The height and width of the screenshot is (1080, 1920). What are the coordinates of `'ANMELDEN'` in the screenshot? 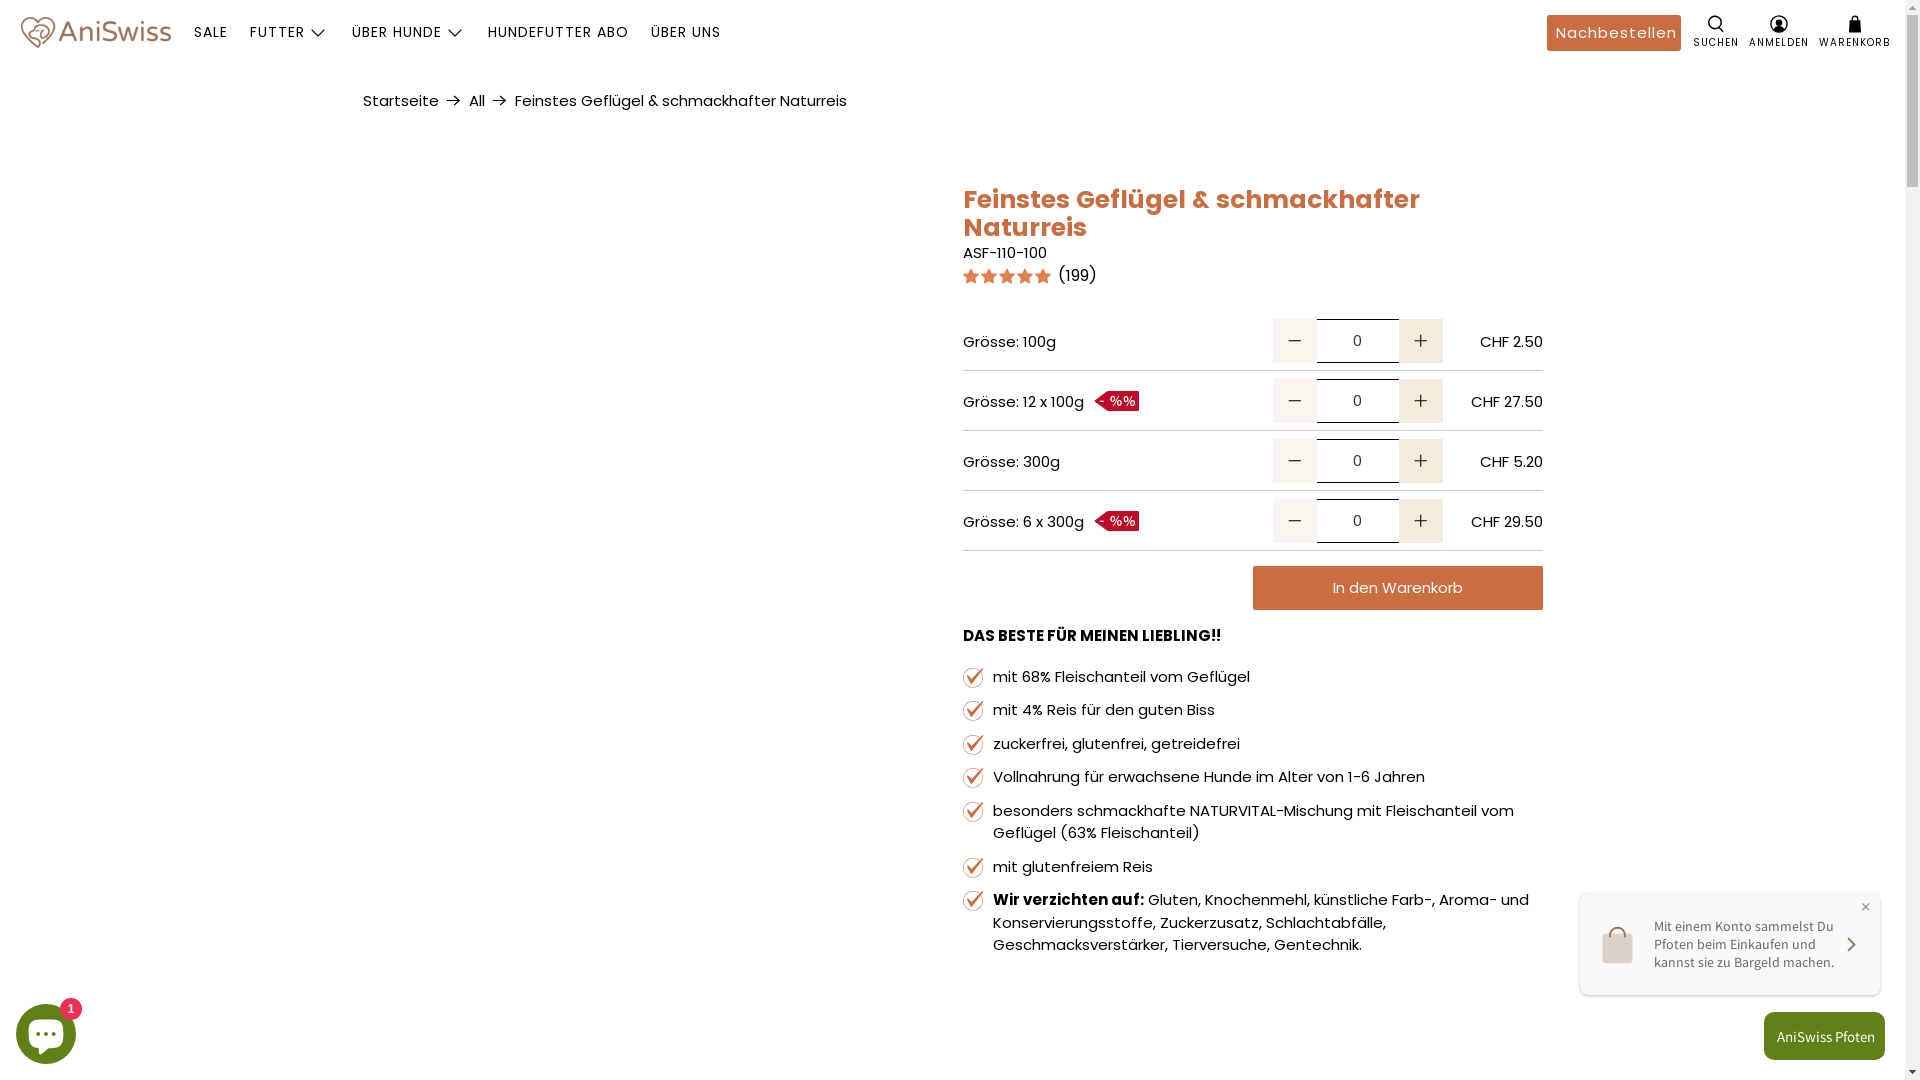 It's located at (1779, 33).